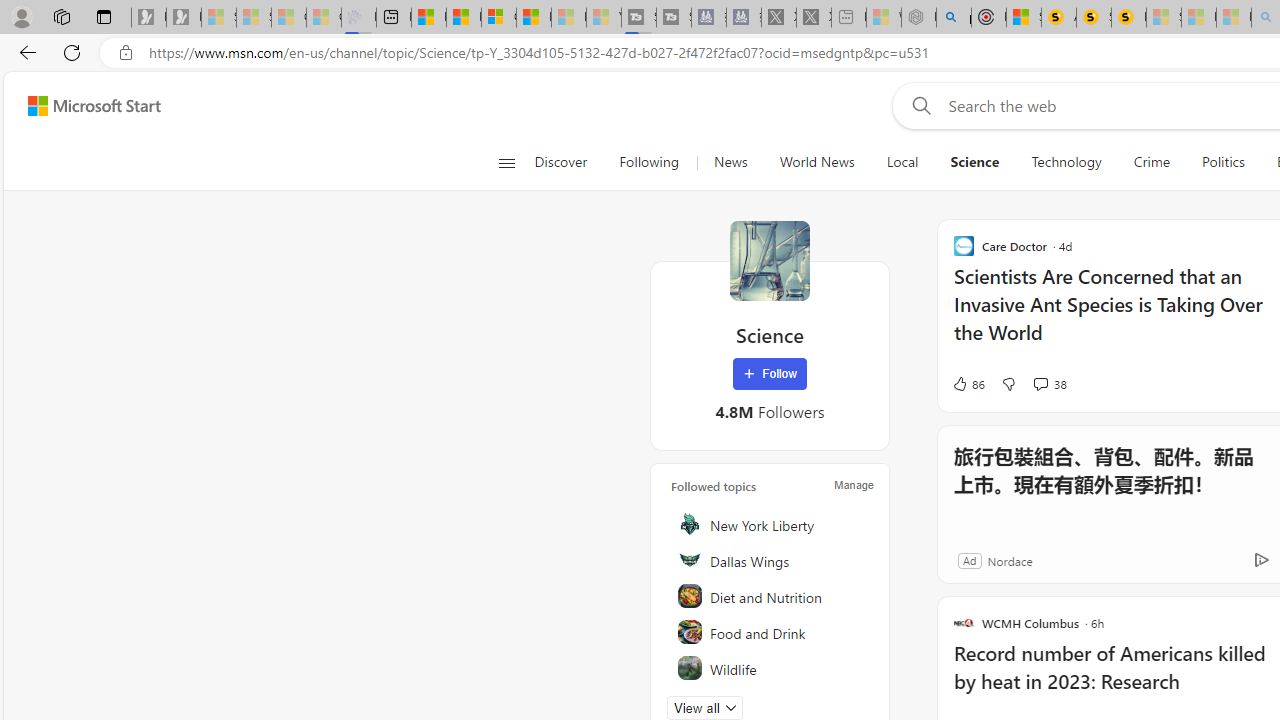  What do you see at coordinates (916, 105) in the screenshot?
I see `'Web search'` at bounding box center [916, 105].